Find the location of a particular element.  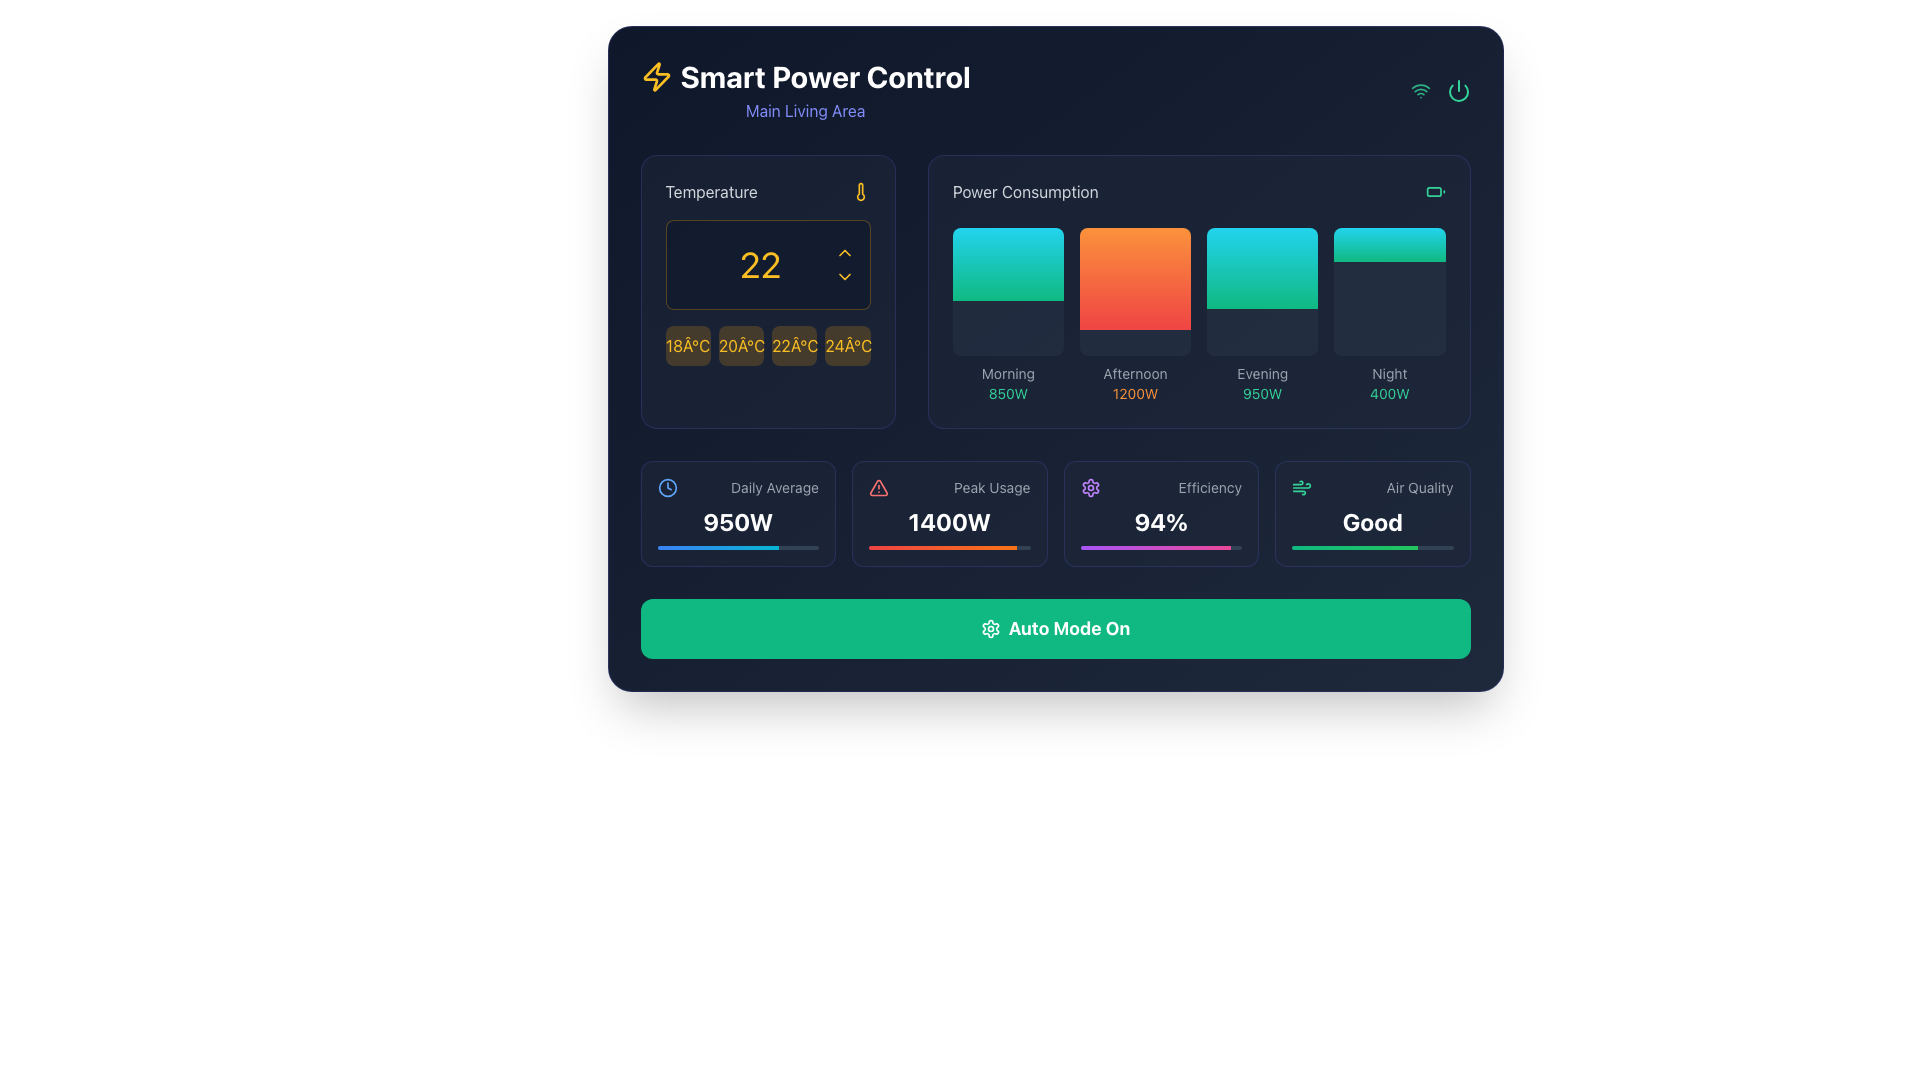

the warning icon in the 'Peak Usage' section located under the 'Power Consumption' heading to get more details about the warning is located at coordinates (878, 487).